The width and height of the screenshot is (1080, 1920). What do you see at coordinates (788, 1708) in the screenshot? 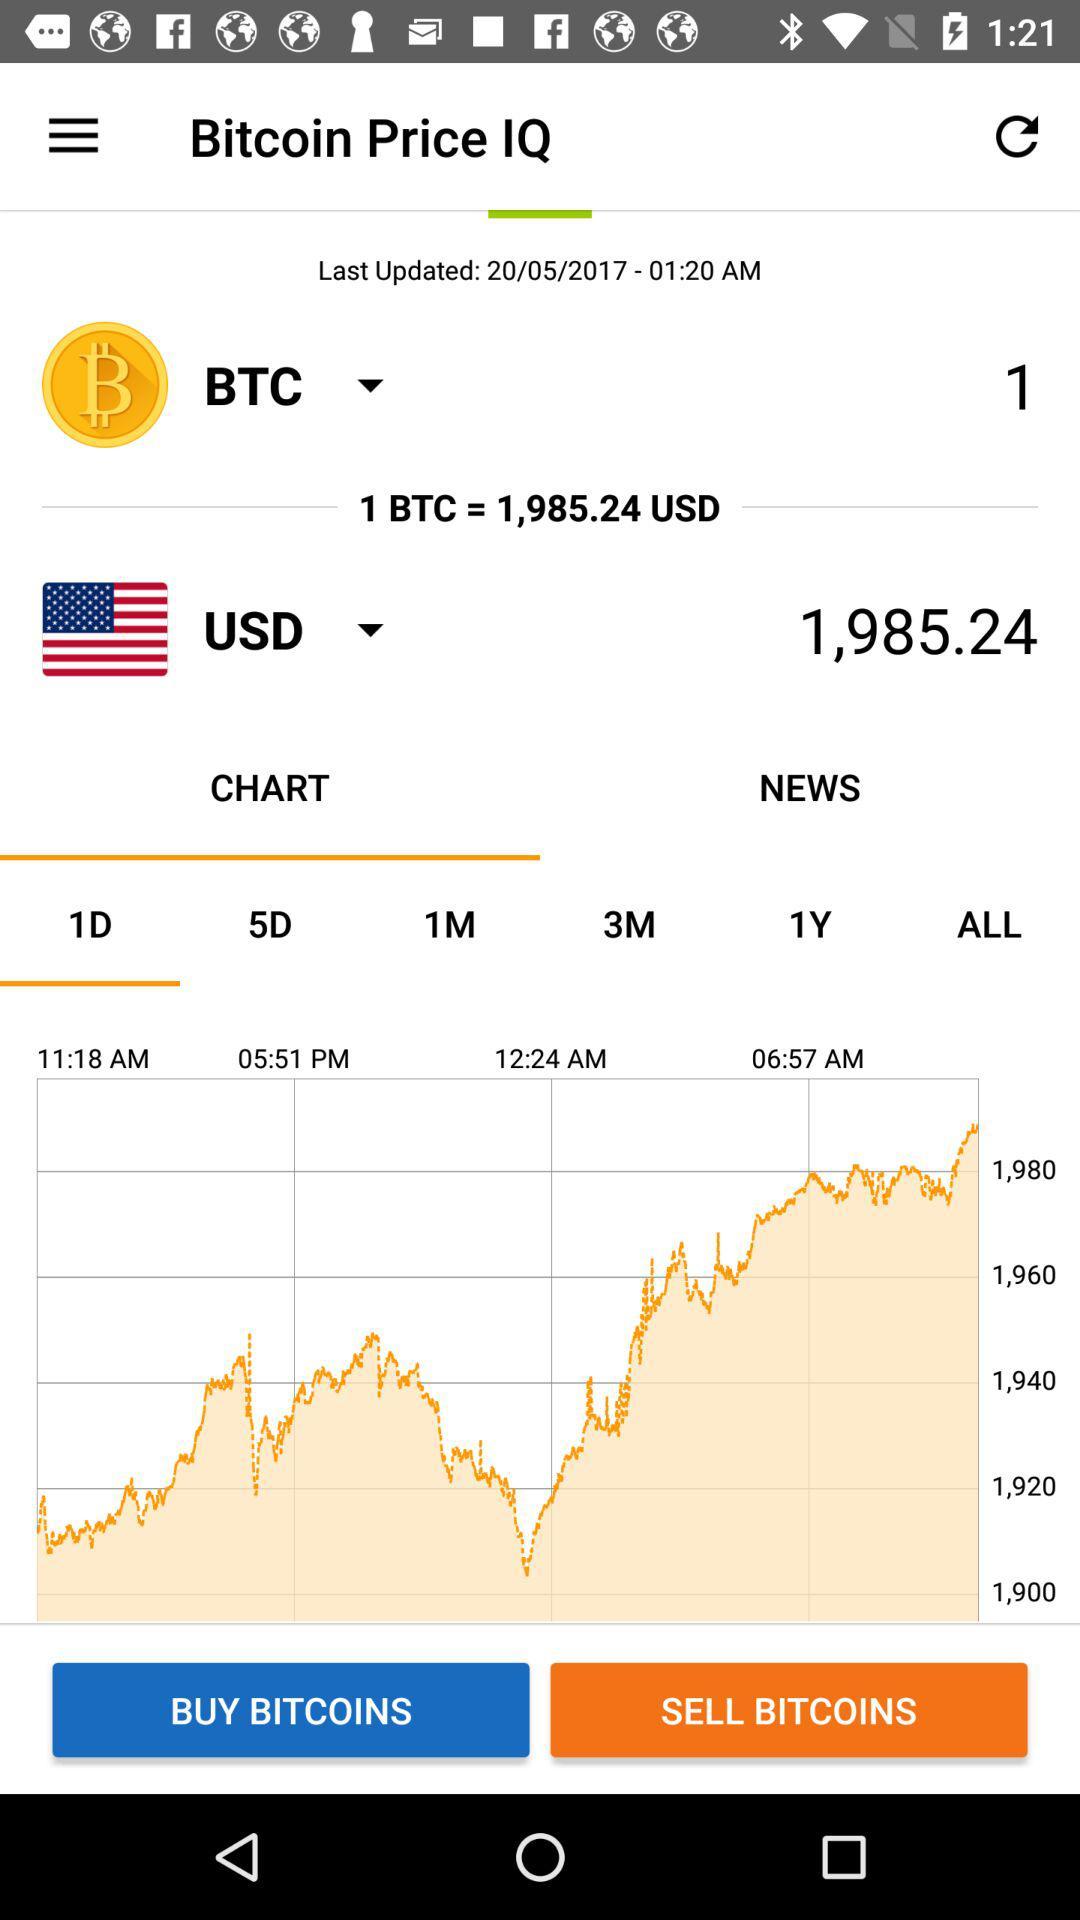
I see `item next to the buy bitcoins` at bounding box center [788, 1708].